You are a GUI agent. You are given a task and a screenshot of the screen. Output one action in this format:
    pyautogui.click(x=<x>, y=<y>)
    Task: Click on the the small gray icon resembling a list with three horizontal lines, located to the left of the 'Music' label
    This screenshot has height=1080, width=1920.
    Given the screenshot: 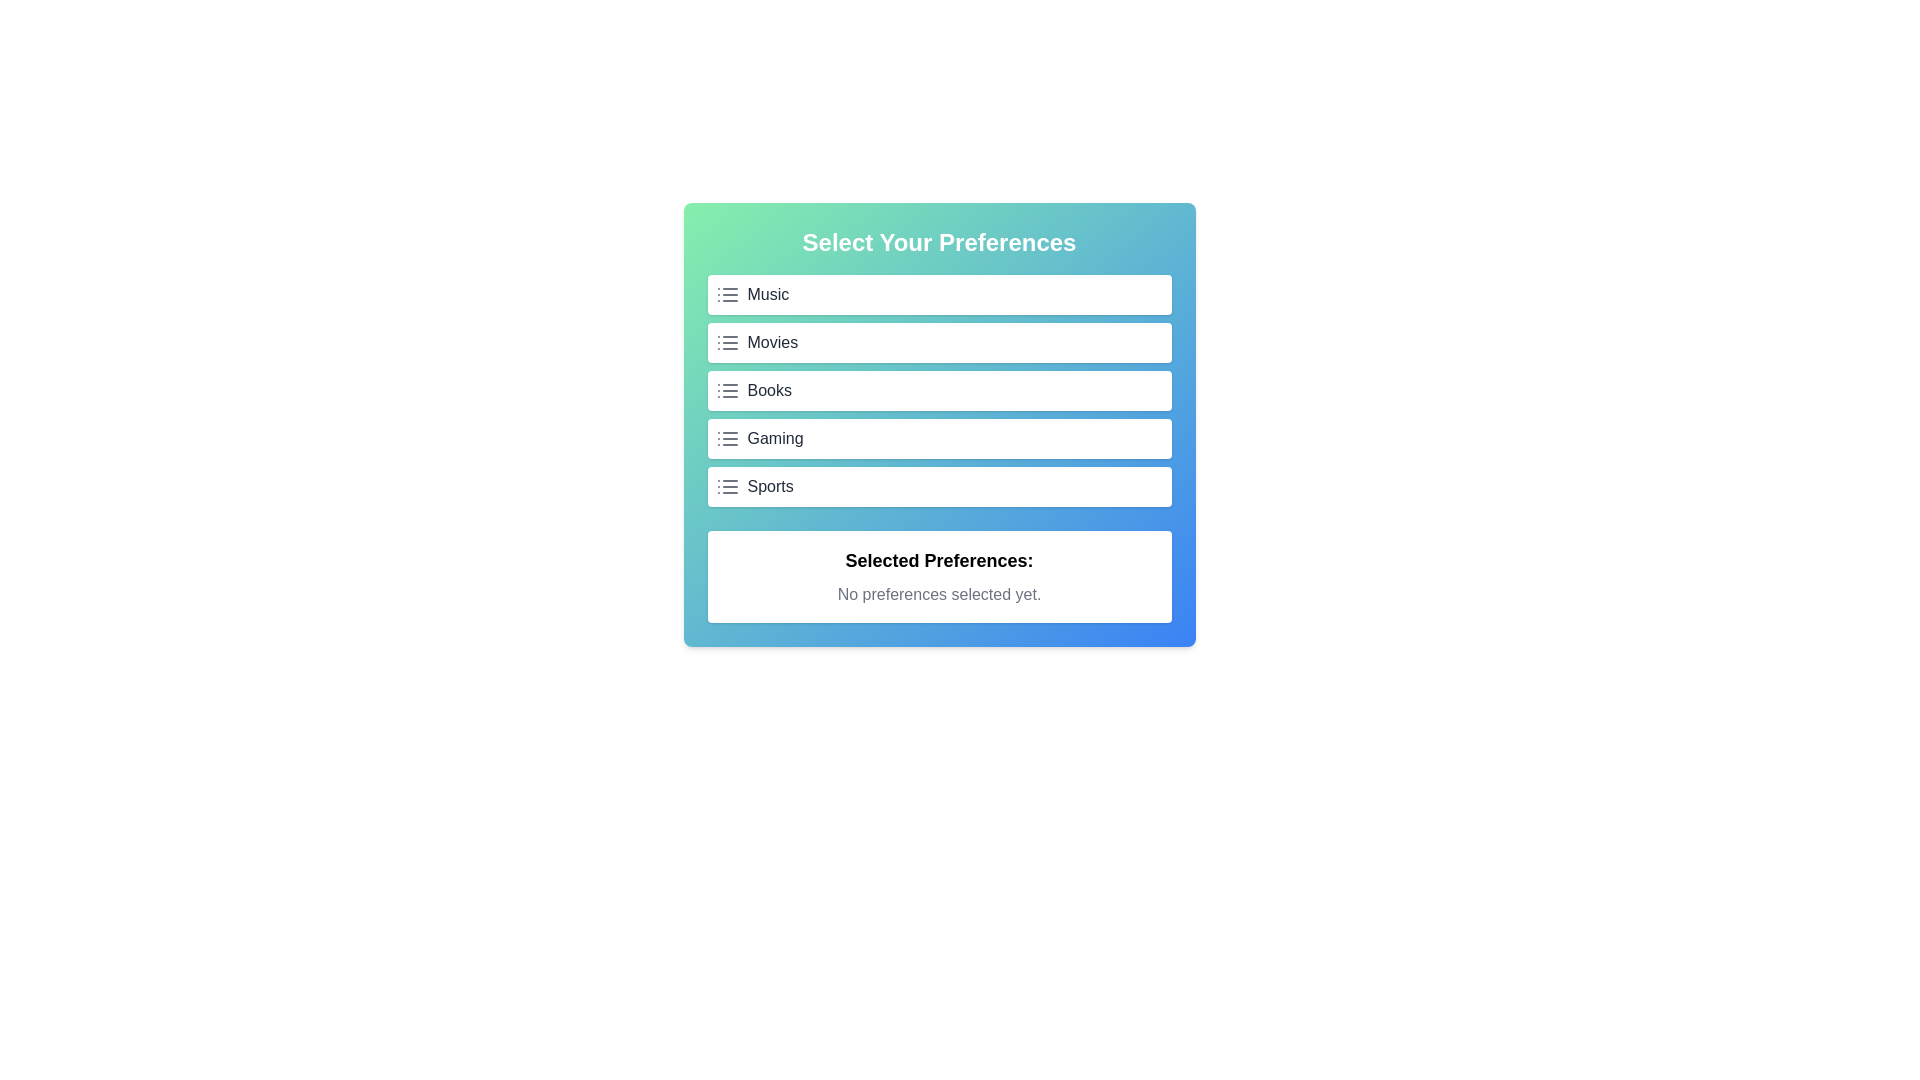 What is the action you would take?
    pyautogui.click(x=726, y=294)
    